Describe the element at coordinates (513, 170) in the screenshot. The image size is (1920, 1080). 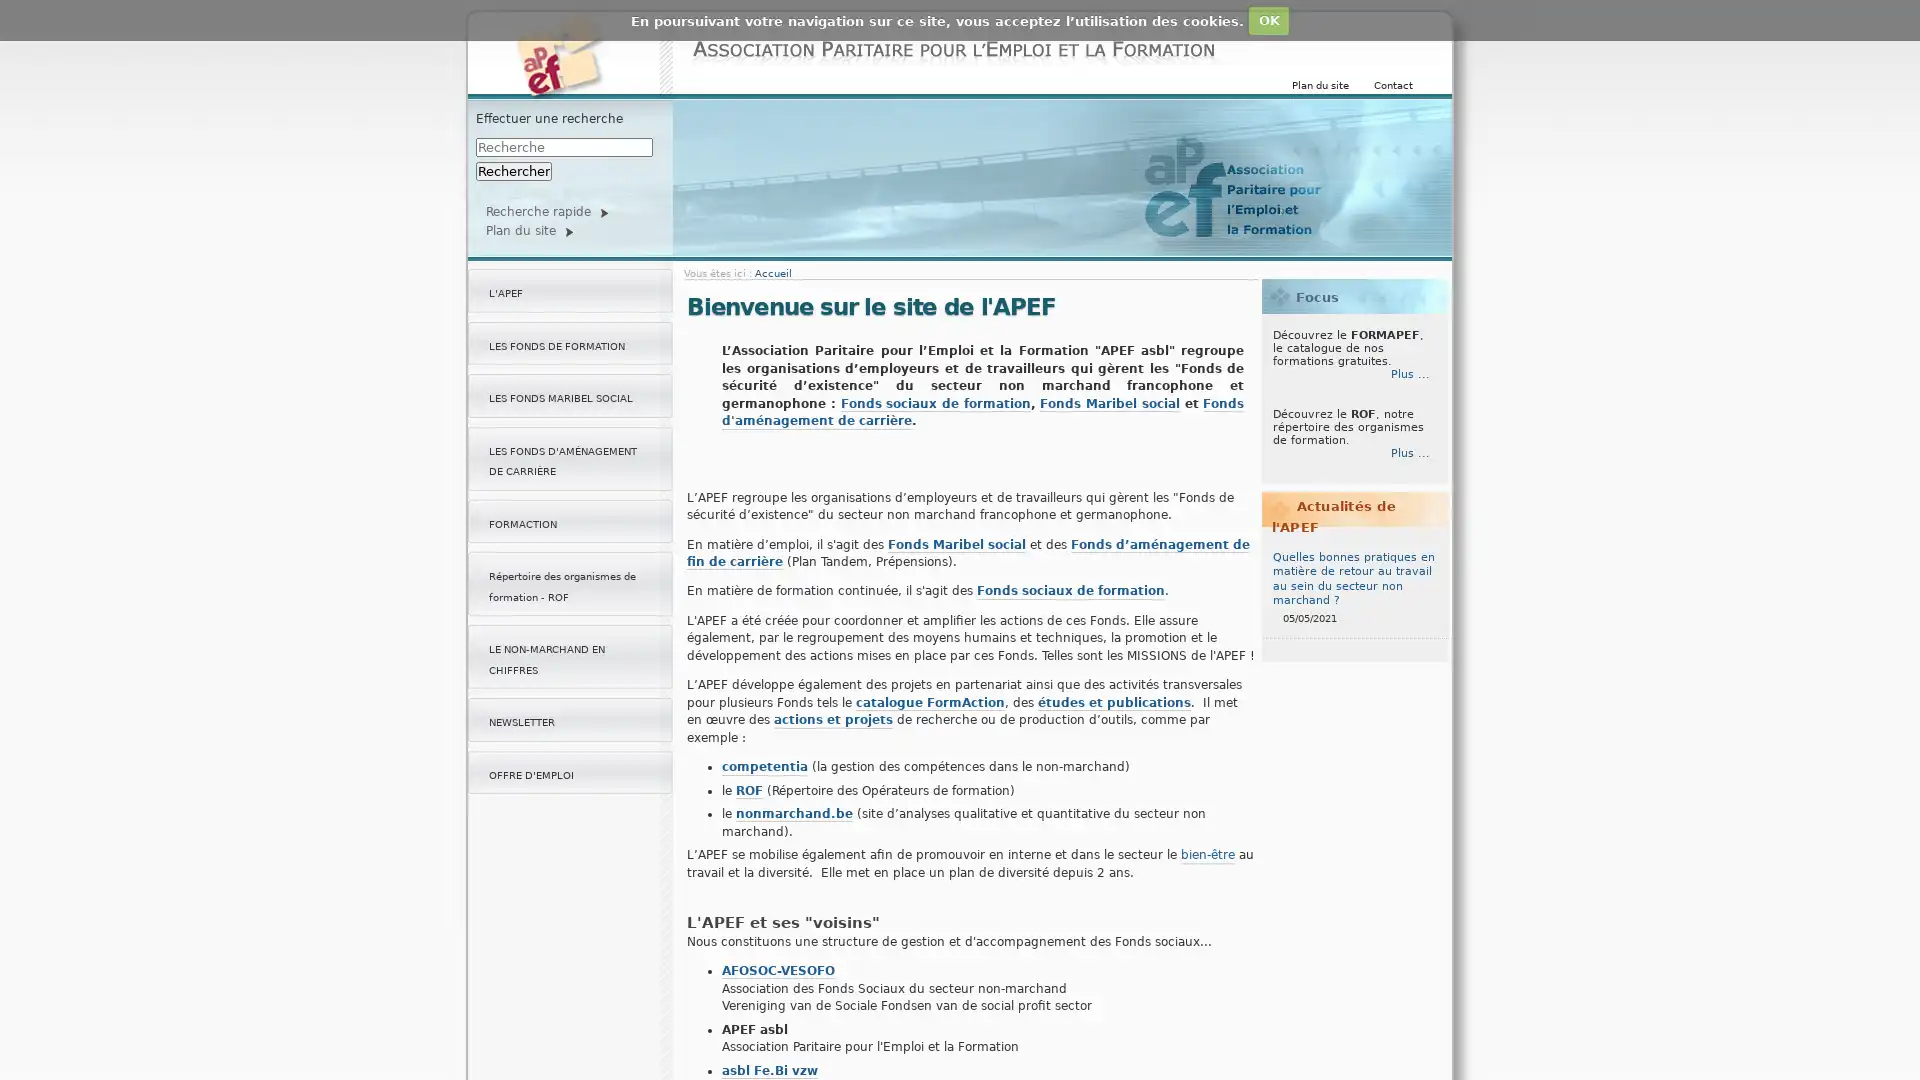
I see `Rechercher` at that location.